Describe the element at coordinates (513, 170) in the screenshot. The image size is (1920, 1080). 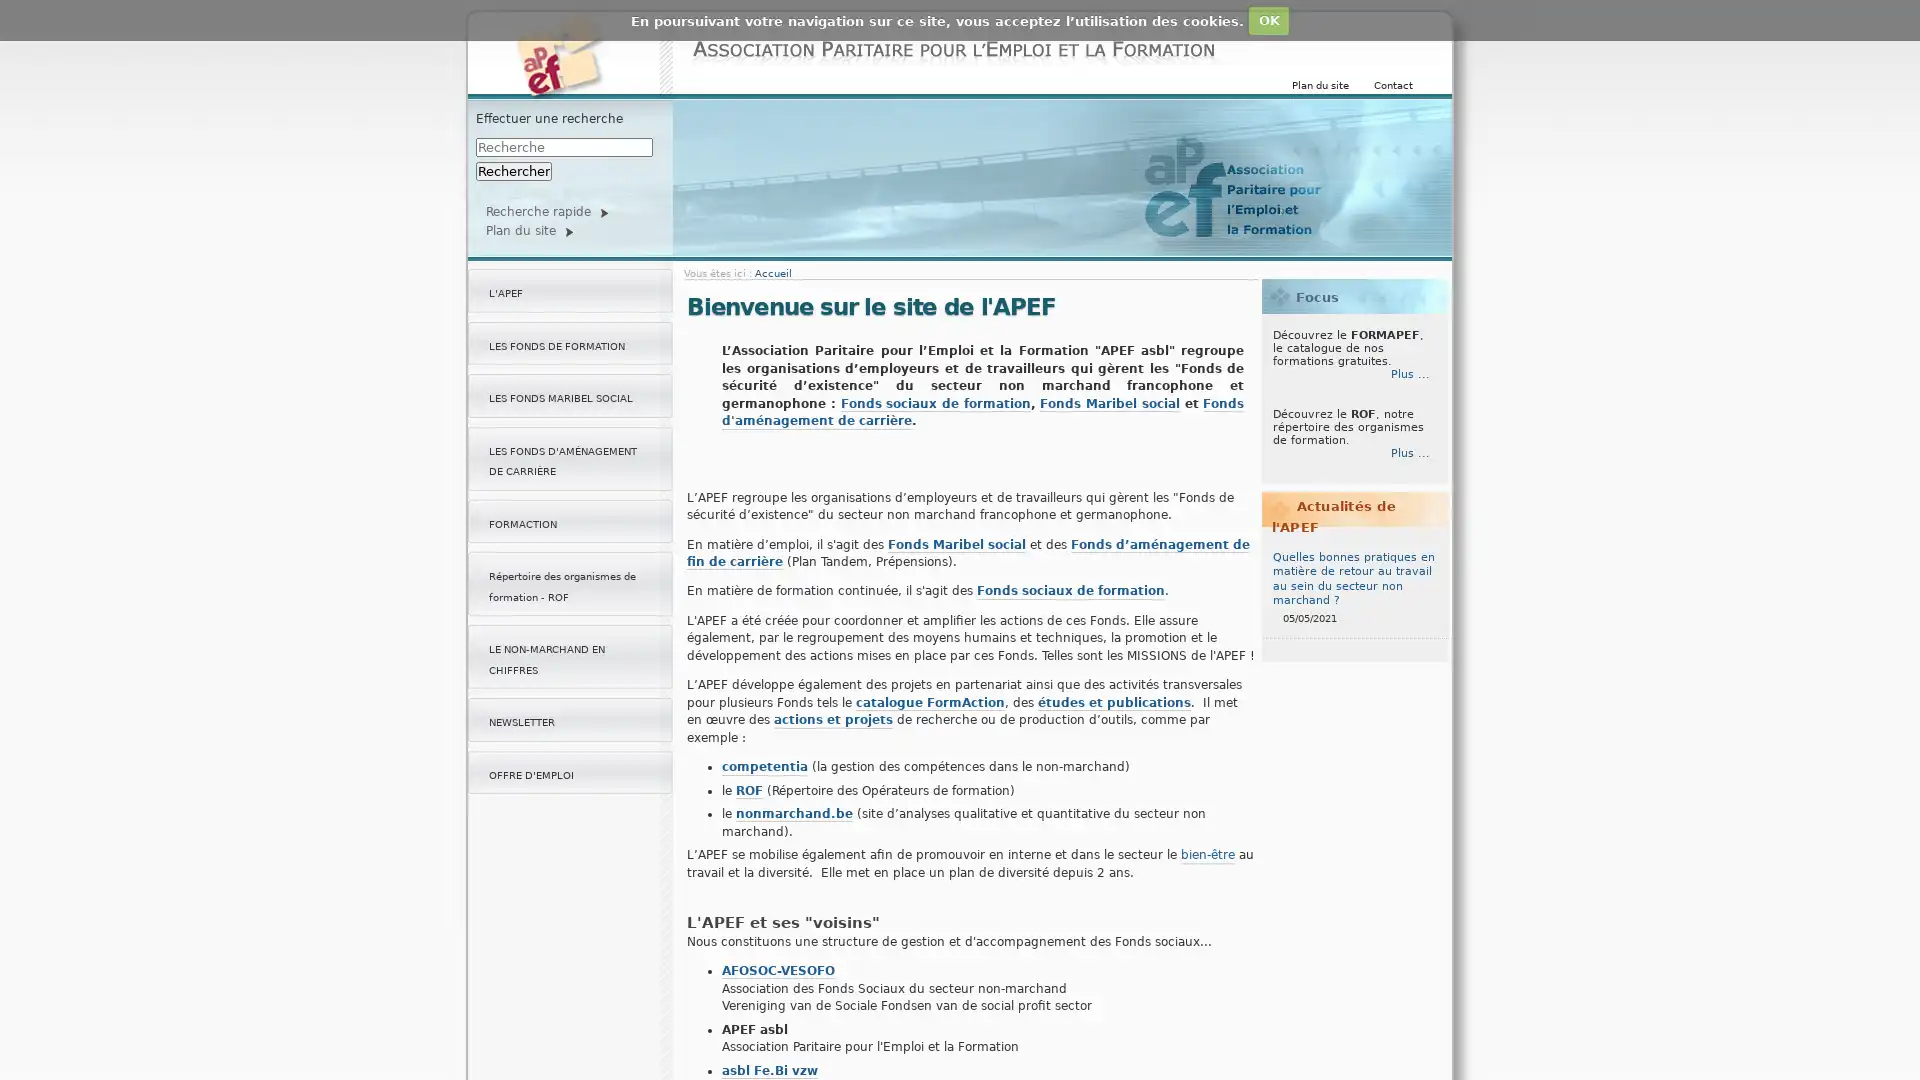
I see `Rechercher` at that location.